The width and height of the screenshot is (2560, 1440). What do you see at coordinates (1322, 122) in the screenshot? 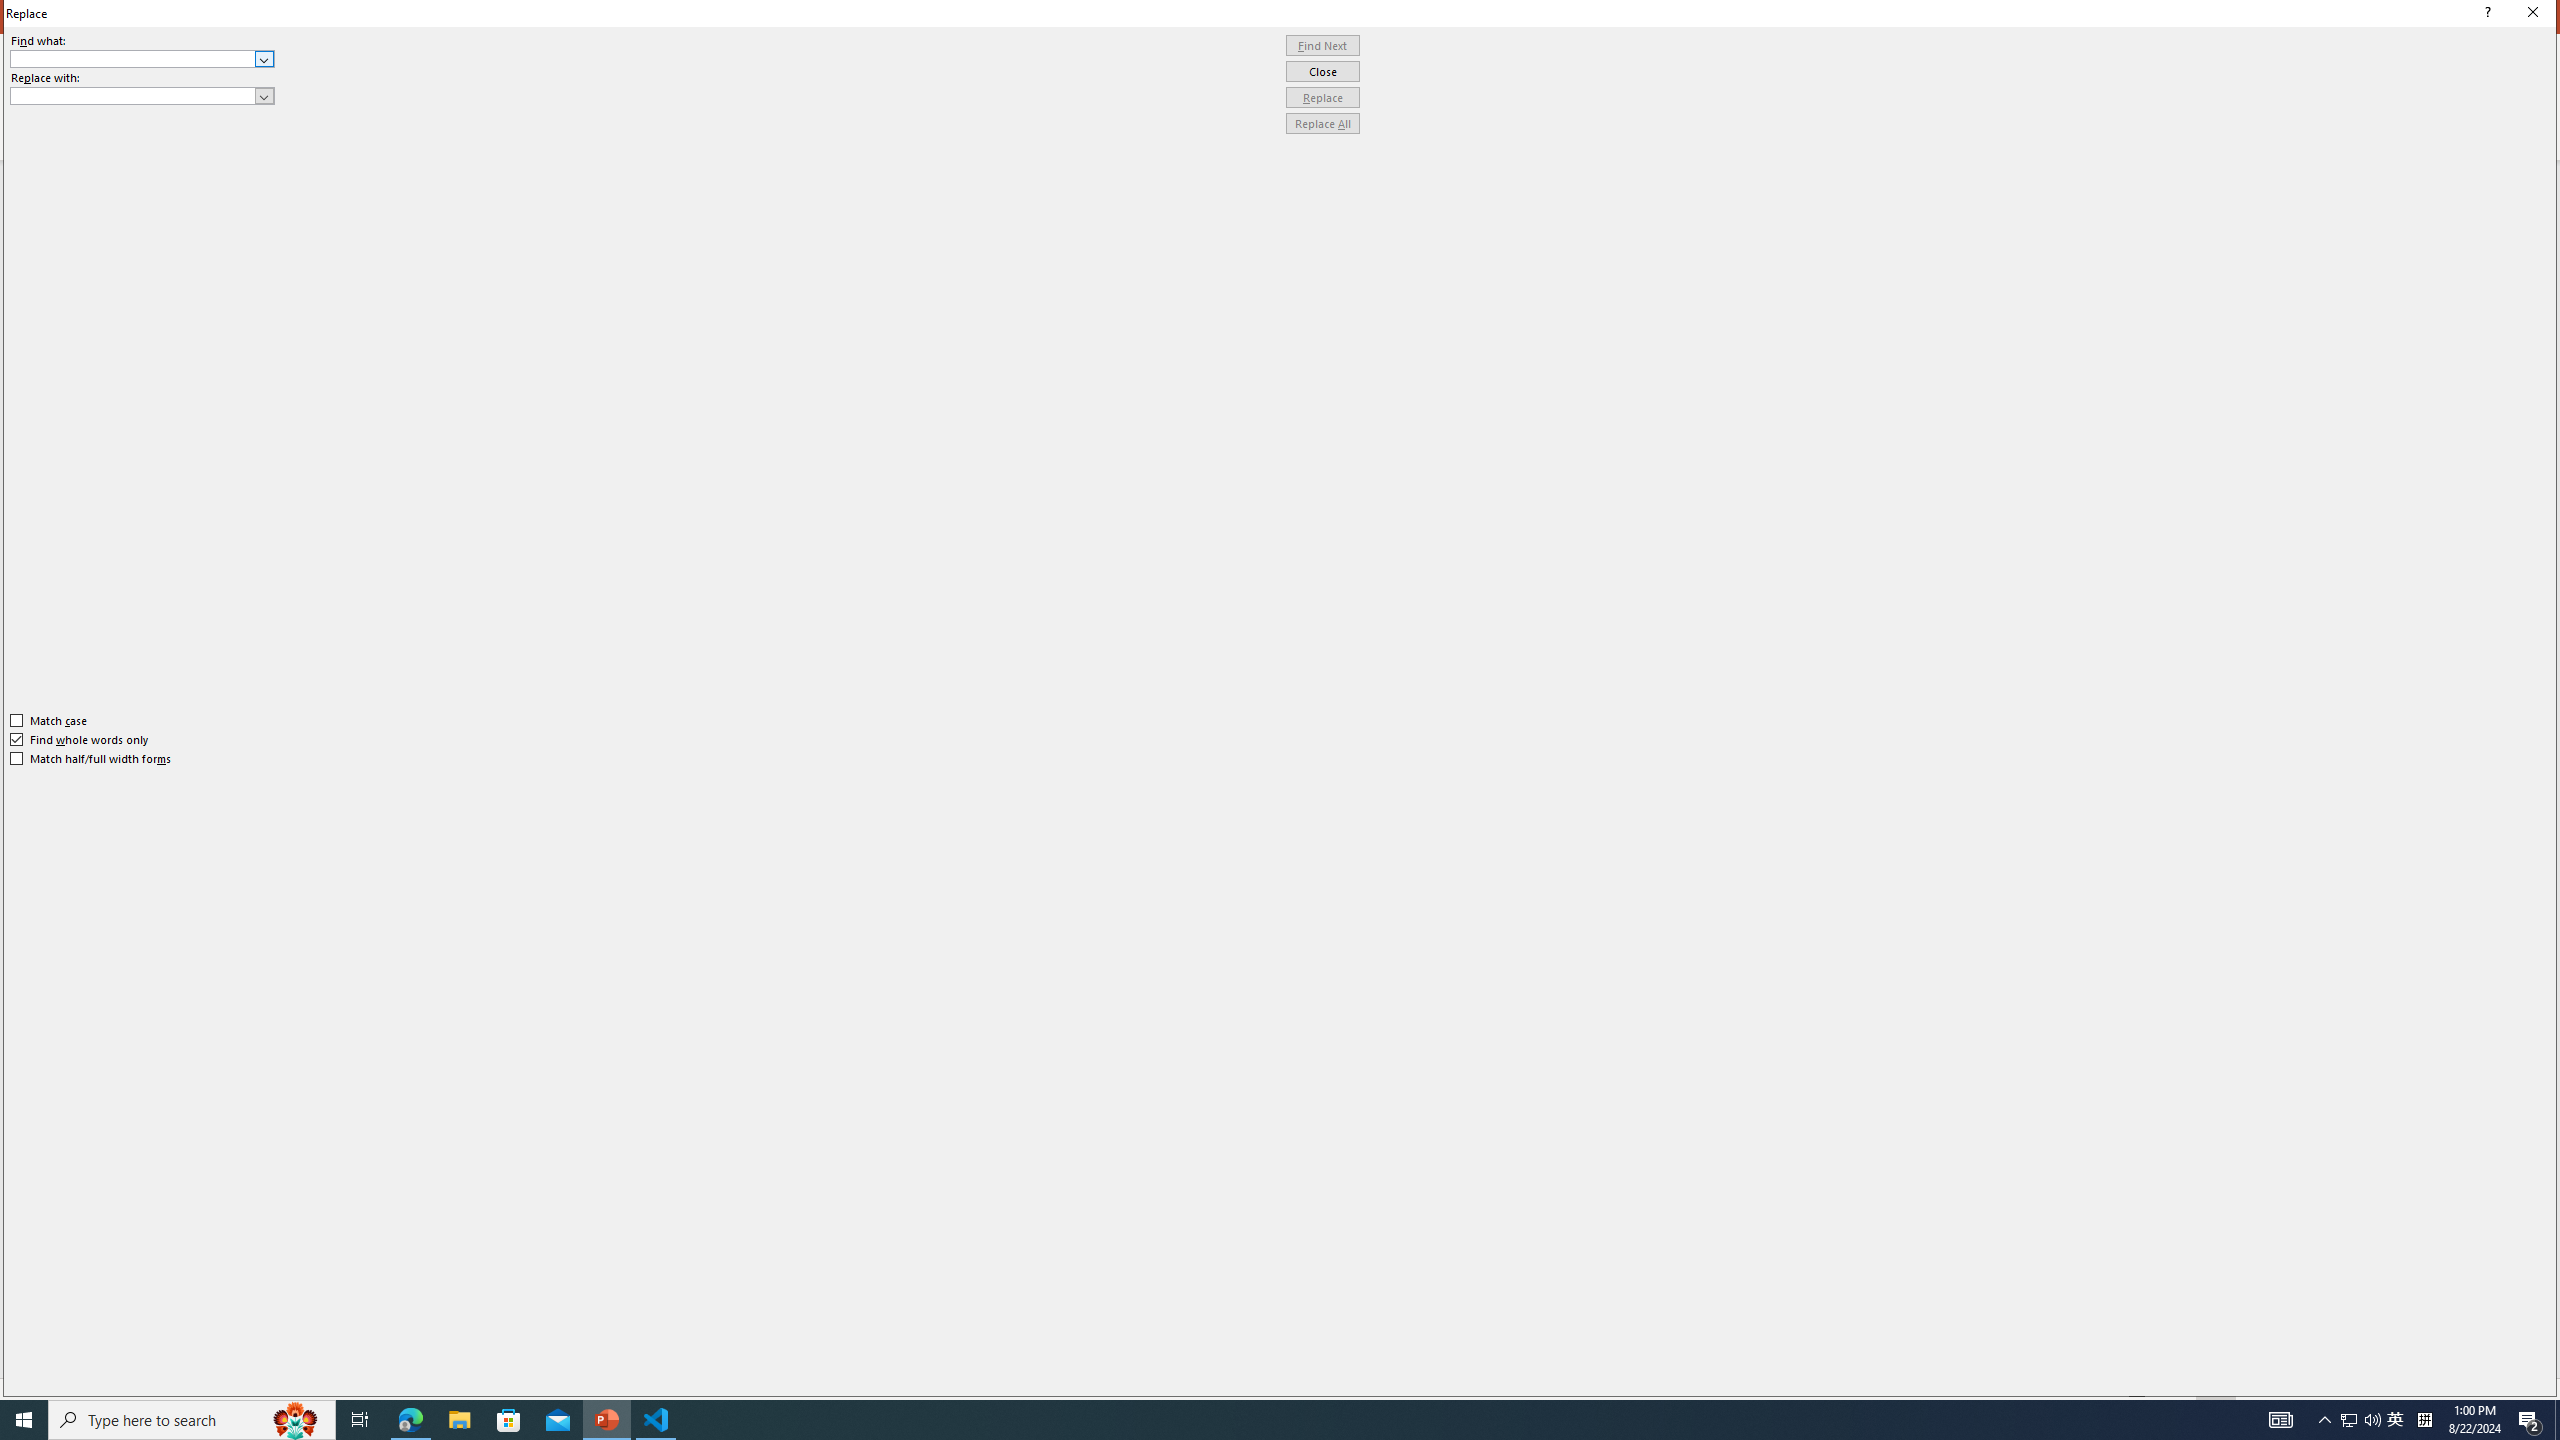
I see `'Replace All'` at bounding box center [1322, 122].